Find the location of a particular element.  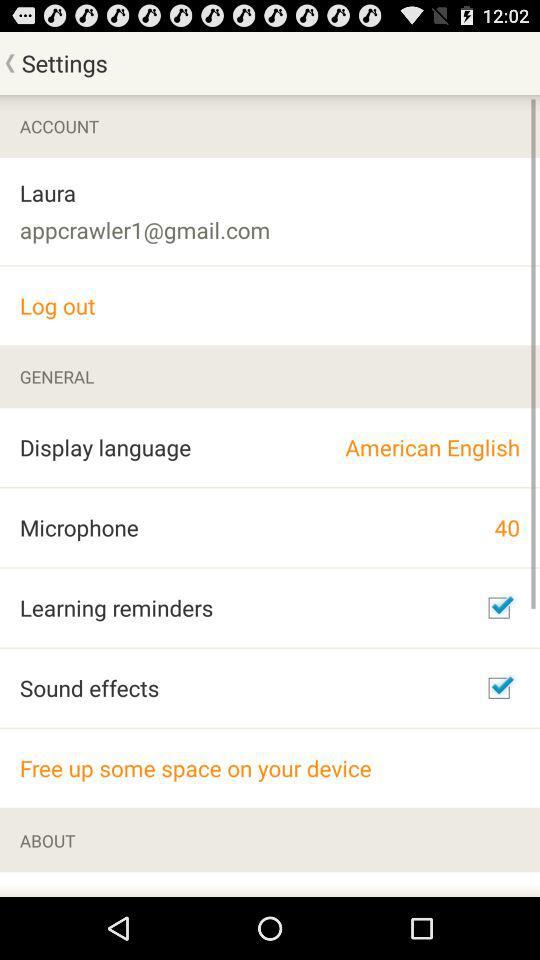

learning reminders toggle option is located at coordinates (498, 606).